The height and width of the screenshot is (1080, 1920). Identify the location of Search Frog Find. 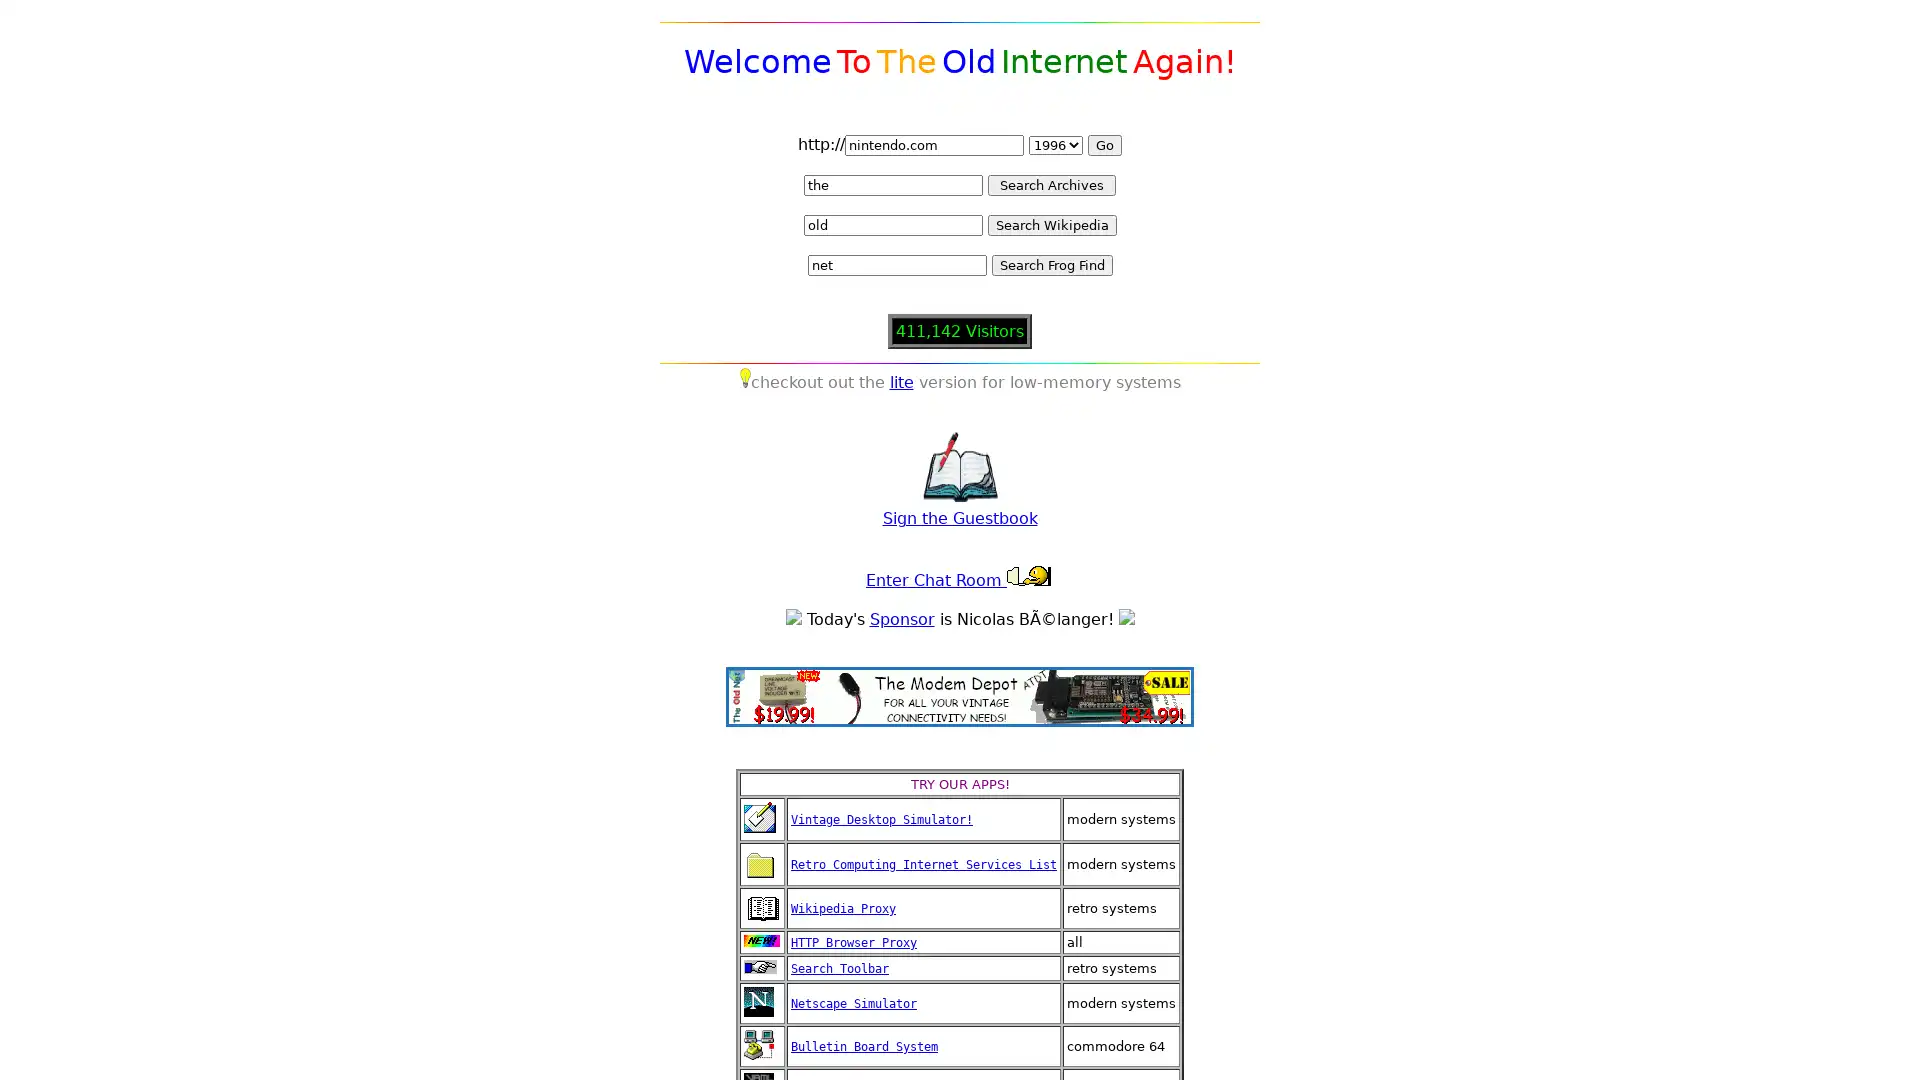
(1050, 264).